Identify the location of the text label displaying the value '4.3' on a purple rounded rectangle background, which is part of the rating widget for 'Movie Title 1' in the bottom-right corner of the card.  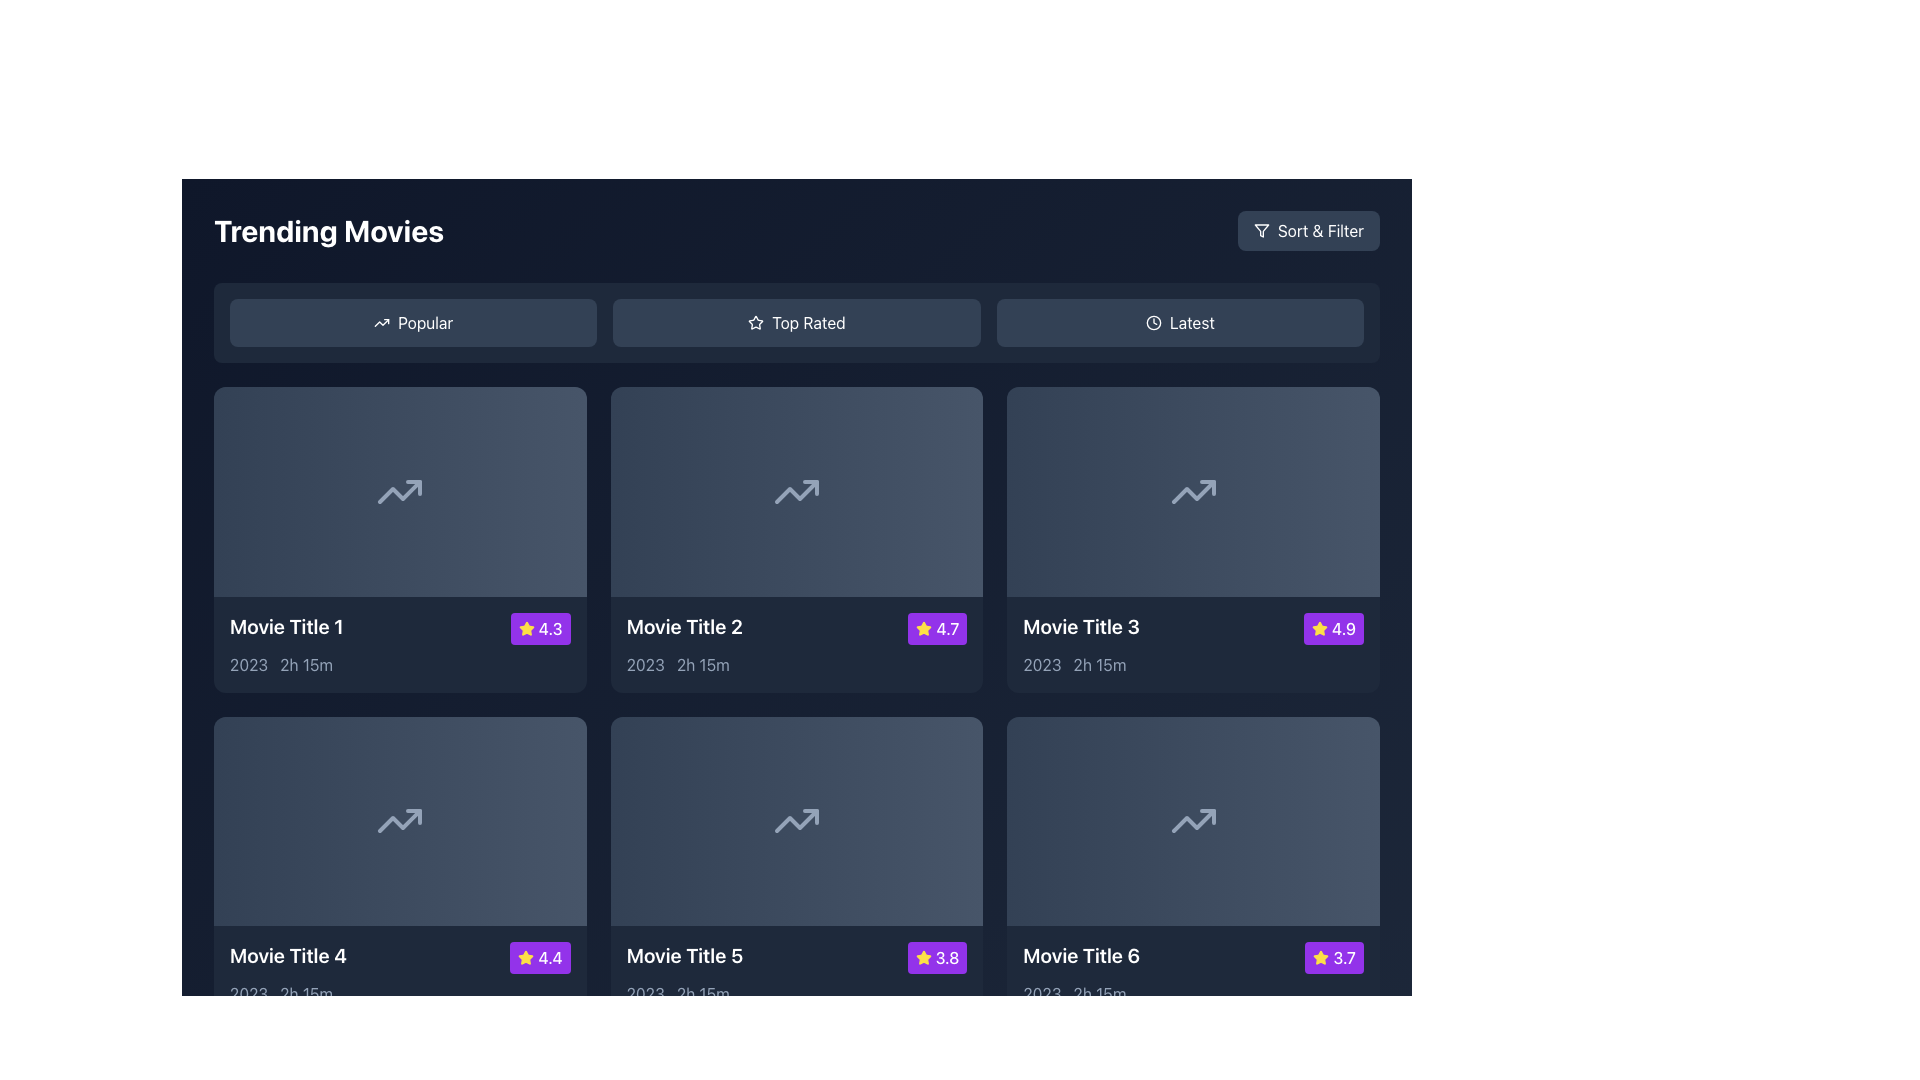
(550, 627).